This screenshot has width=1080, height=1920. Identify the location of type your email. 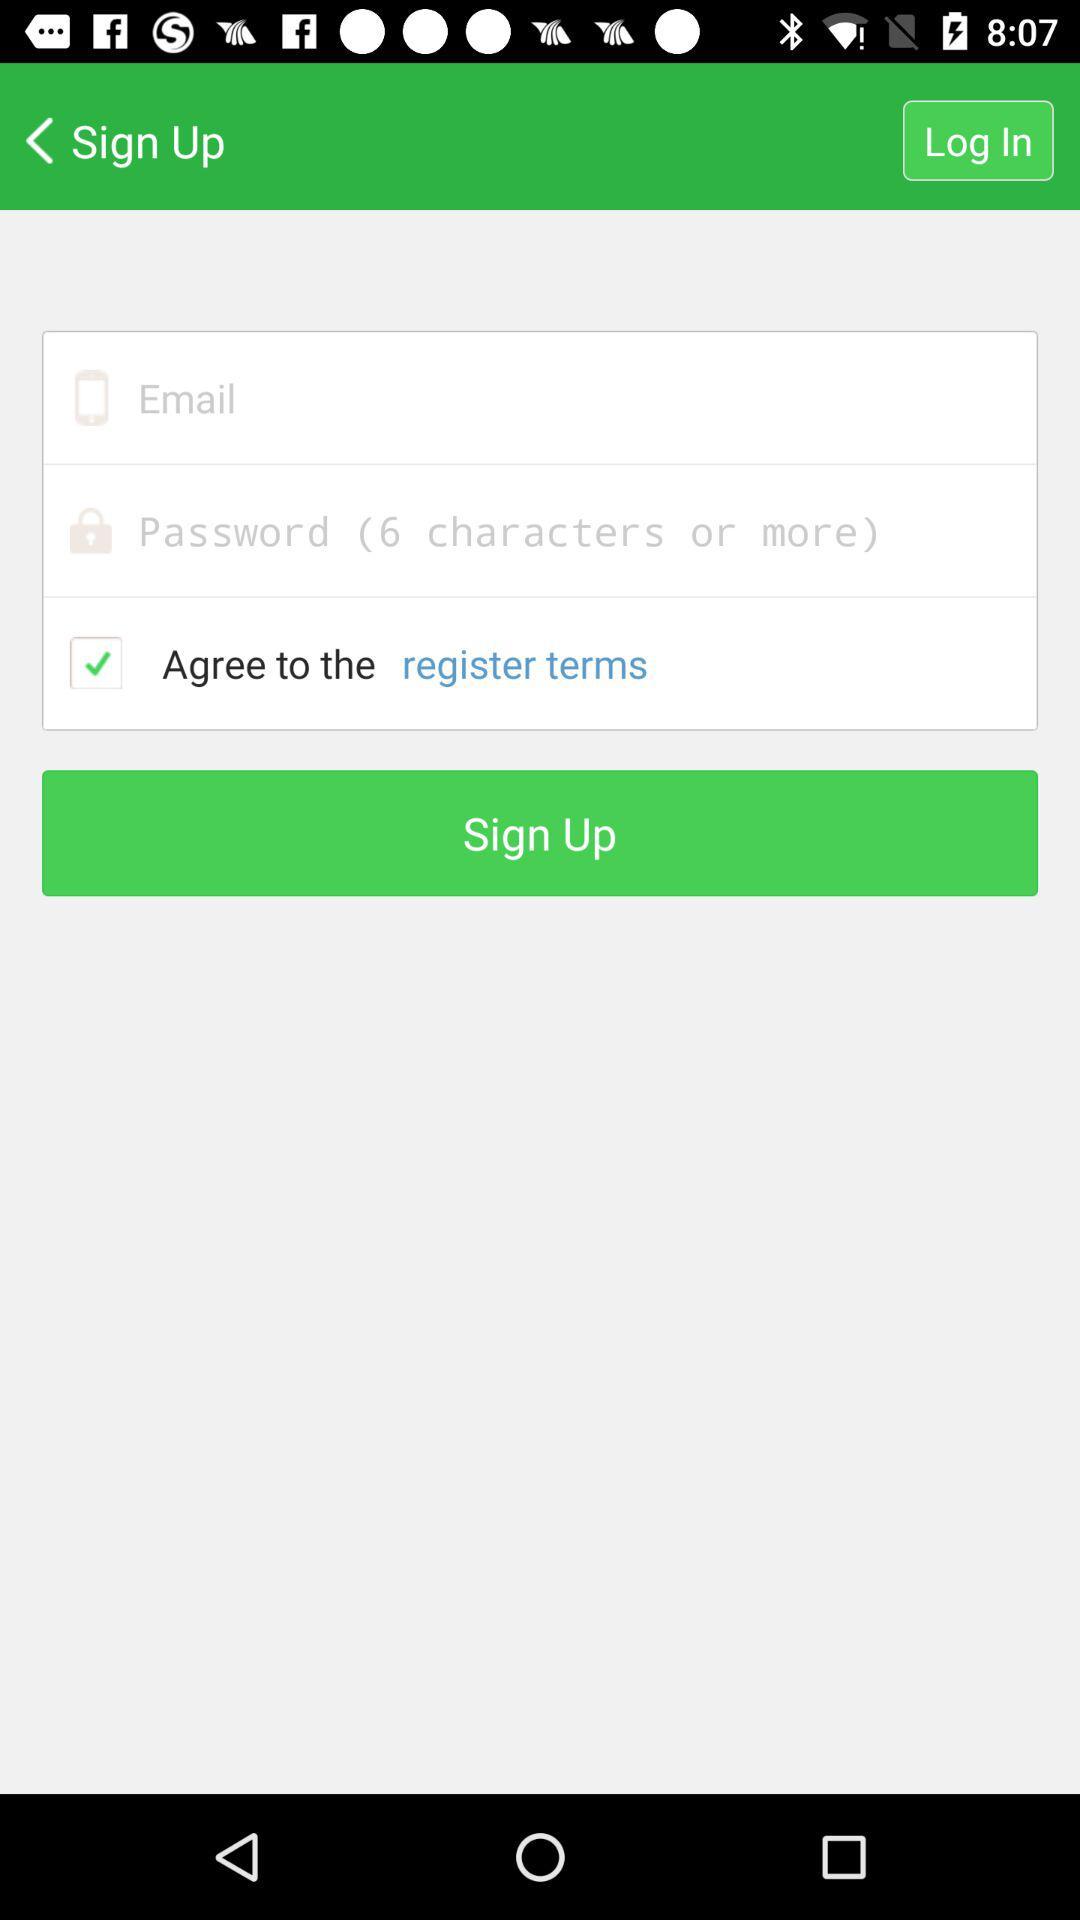
(540, 397).